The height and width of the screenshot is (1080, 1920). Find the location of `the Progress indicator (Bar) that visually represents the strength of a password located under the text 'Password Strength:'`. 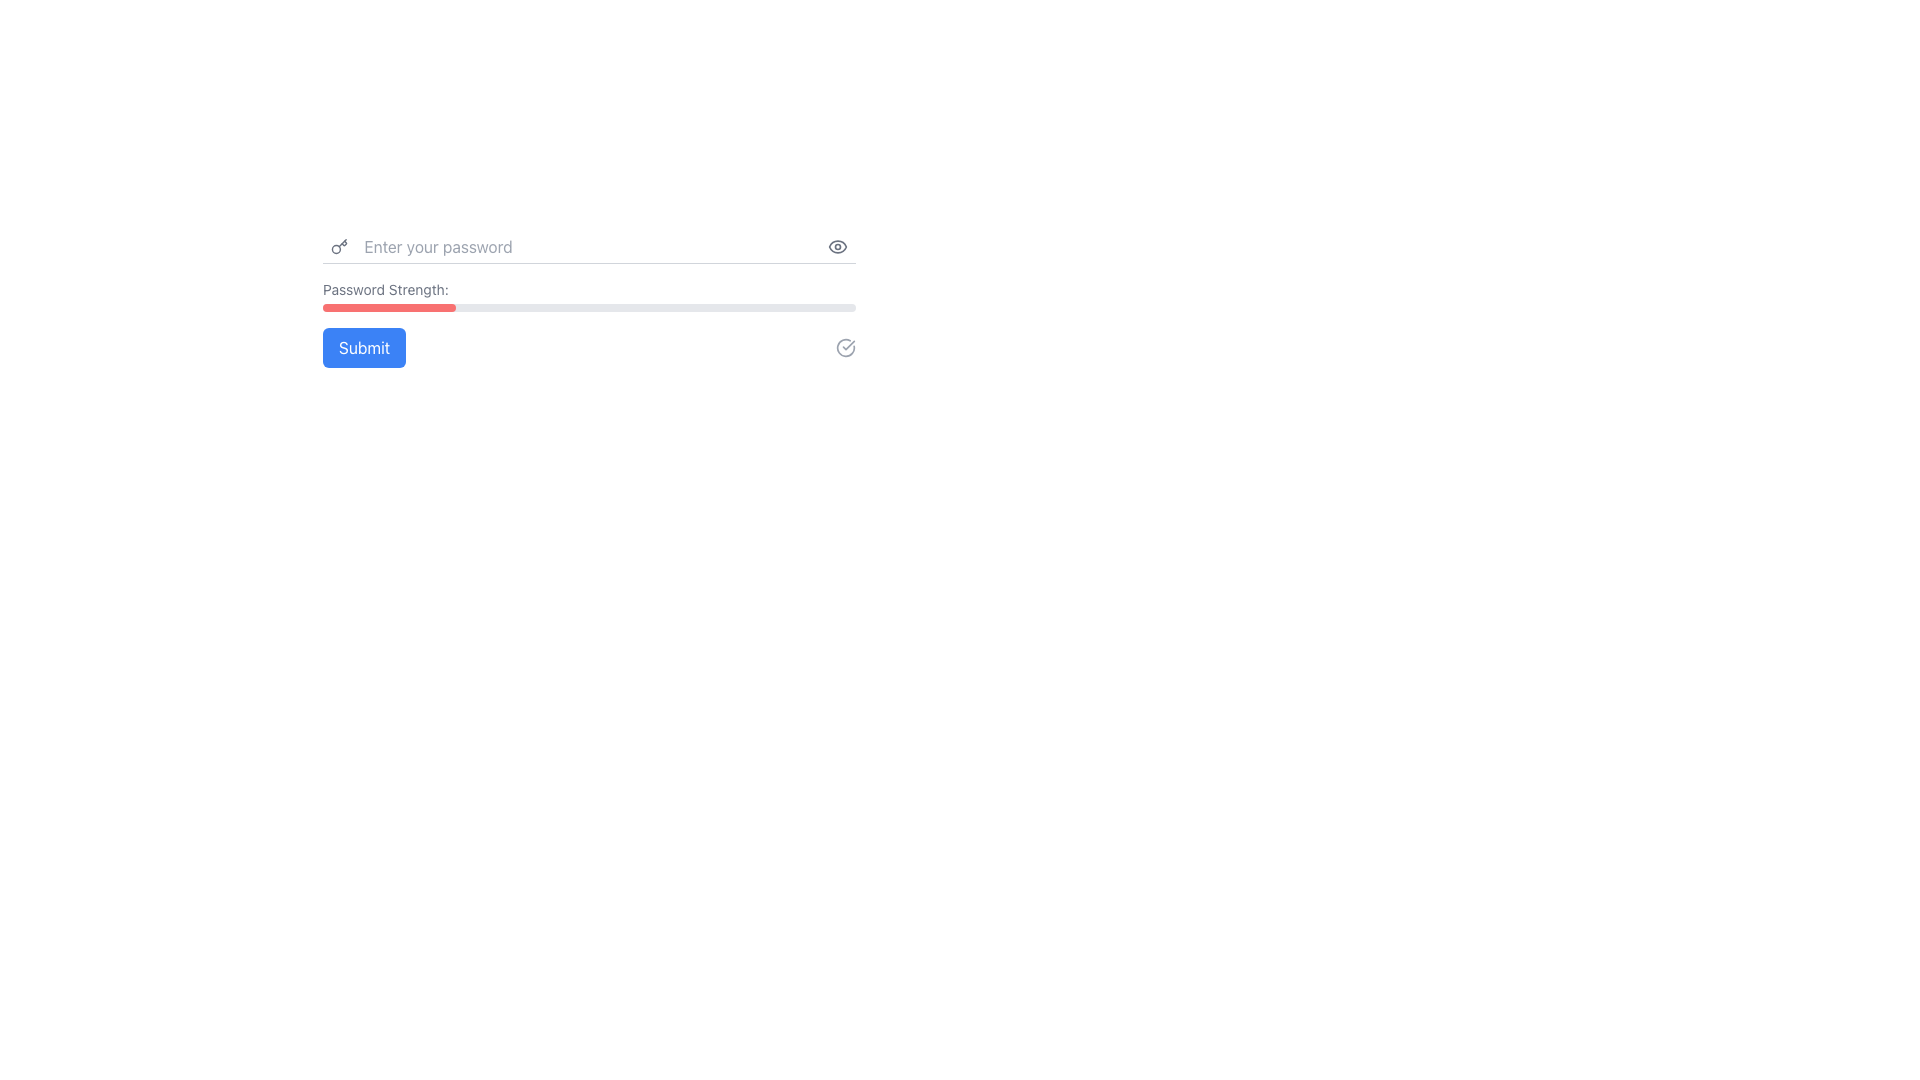

the Progress indicator (Bar) that visually represents the strength of a password located under the text 'Password Strength:' is located at coordinates (588, 308).